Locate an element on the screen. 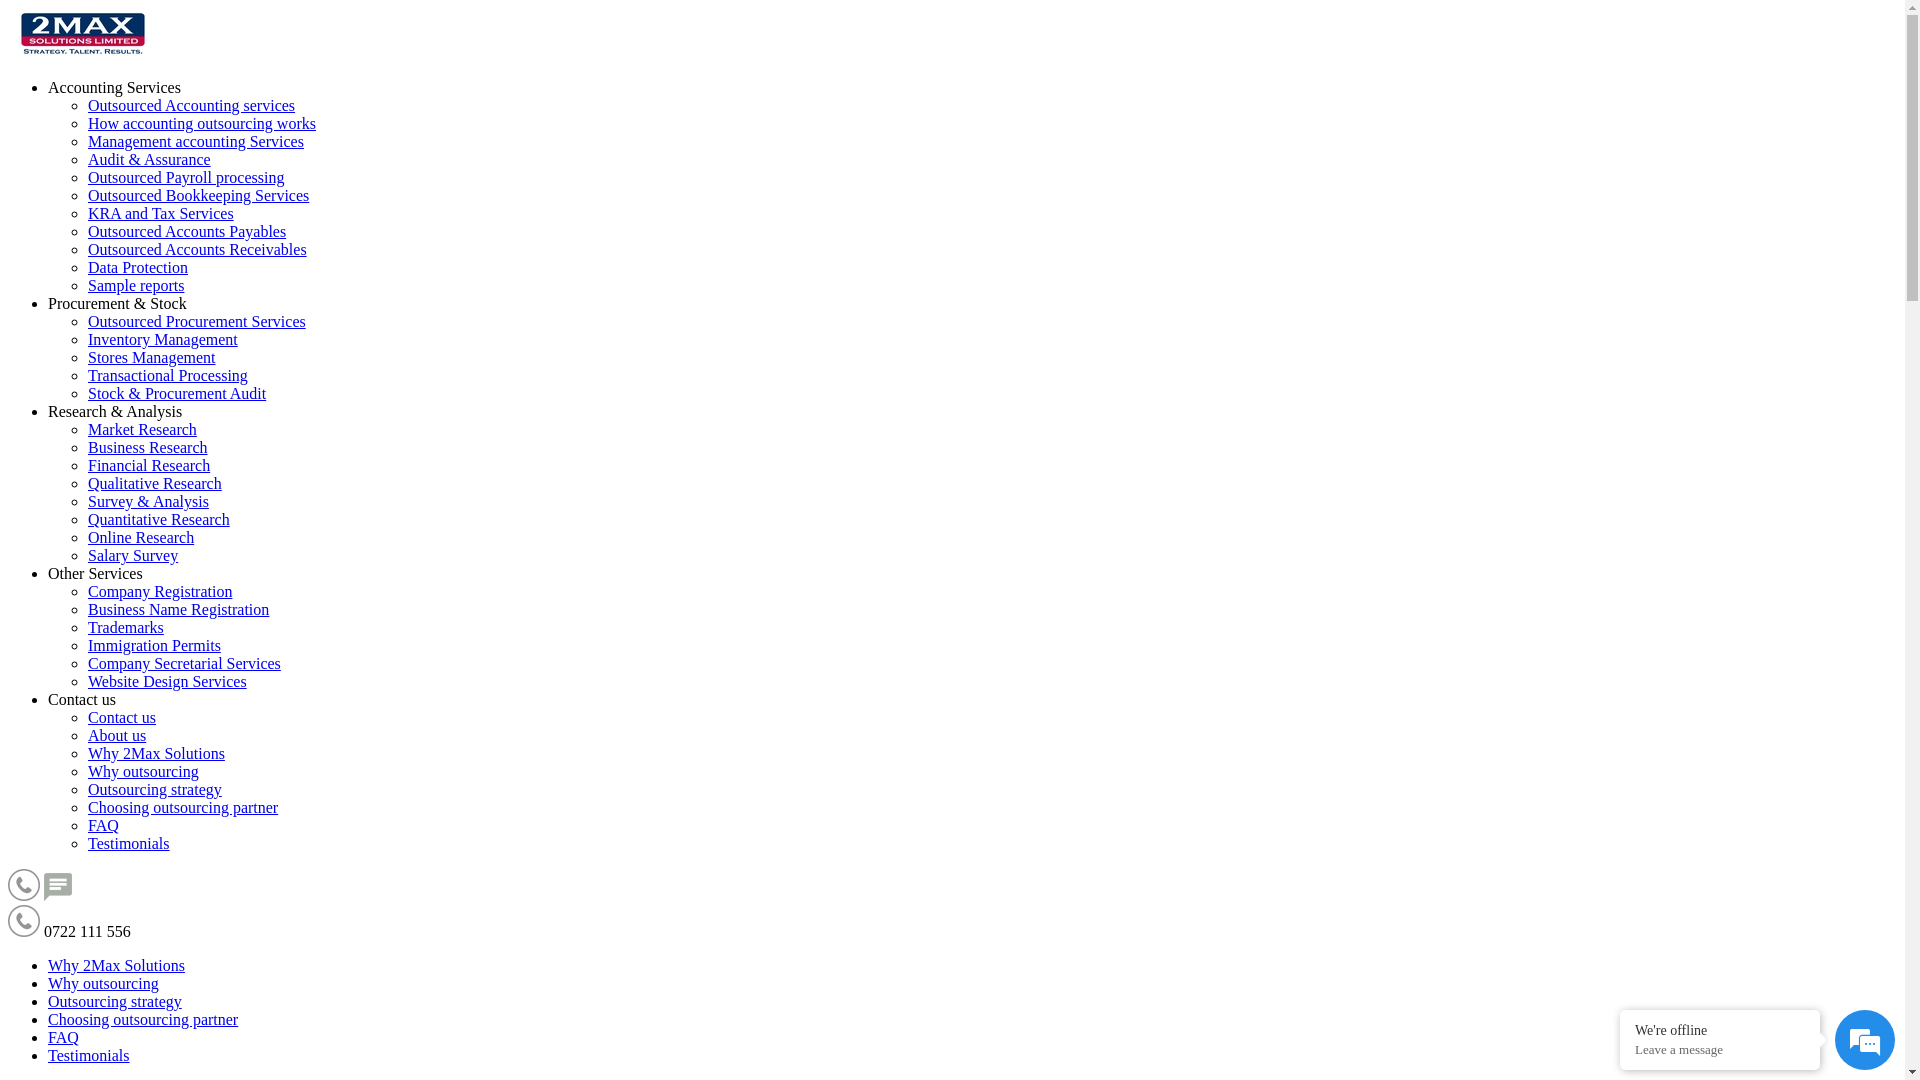 The height and width of the screenshot is (1080, 1920). 'Website Design Services' is located at coordinates (167, 680).